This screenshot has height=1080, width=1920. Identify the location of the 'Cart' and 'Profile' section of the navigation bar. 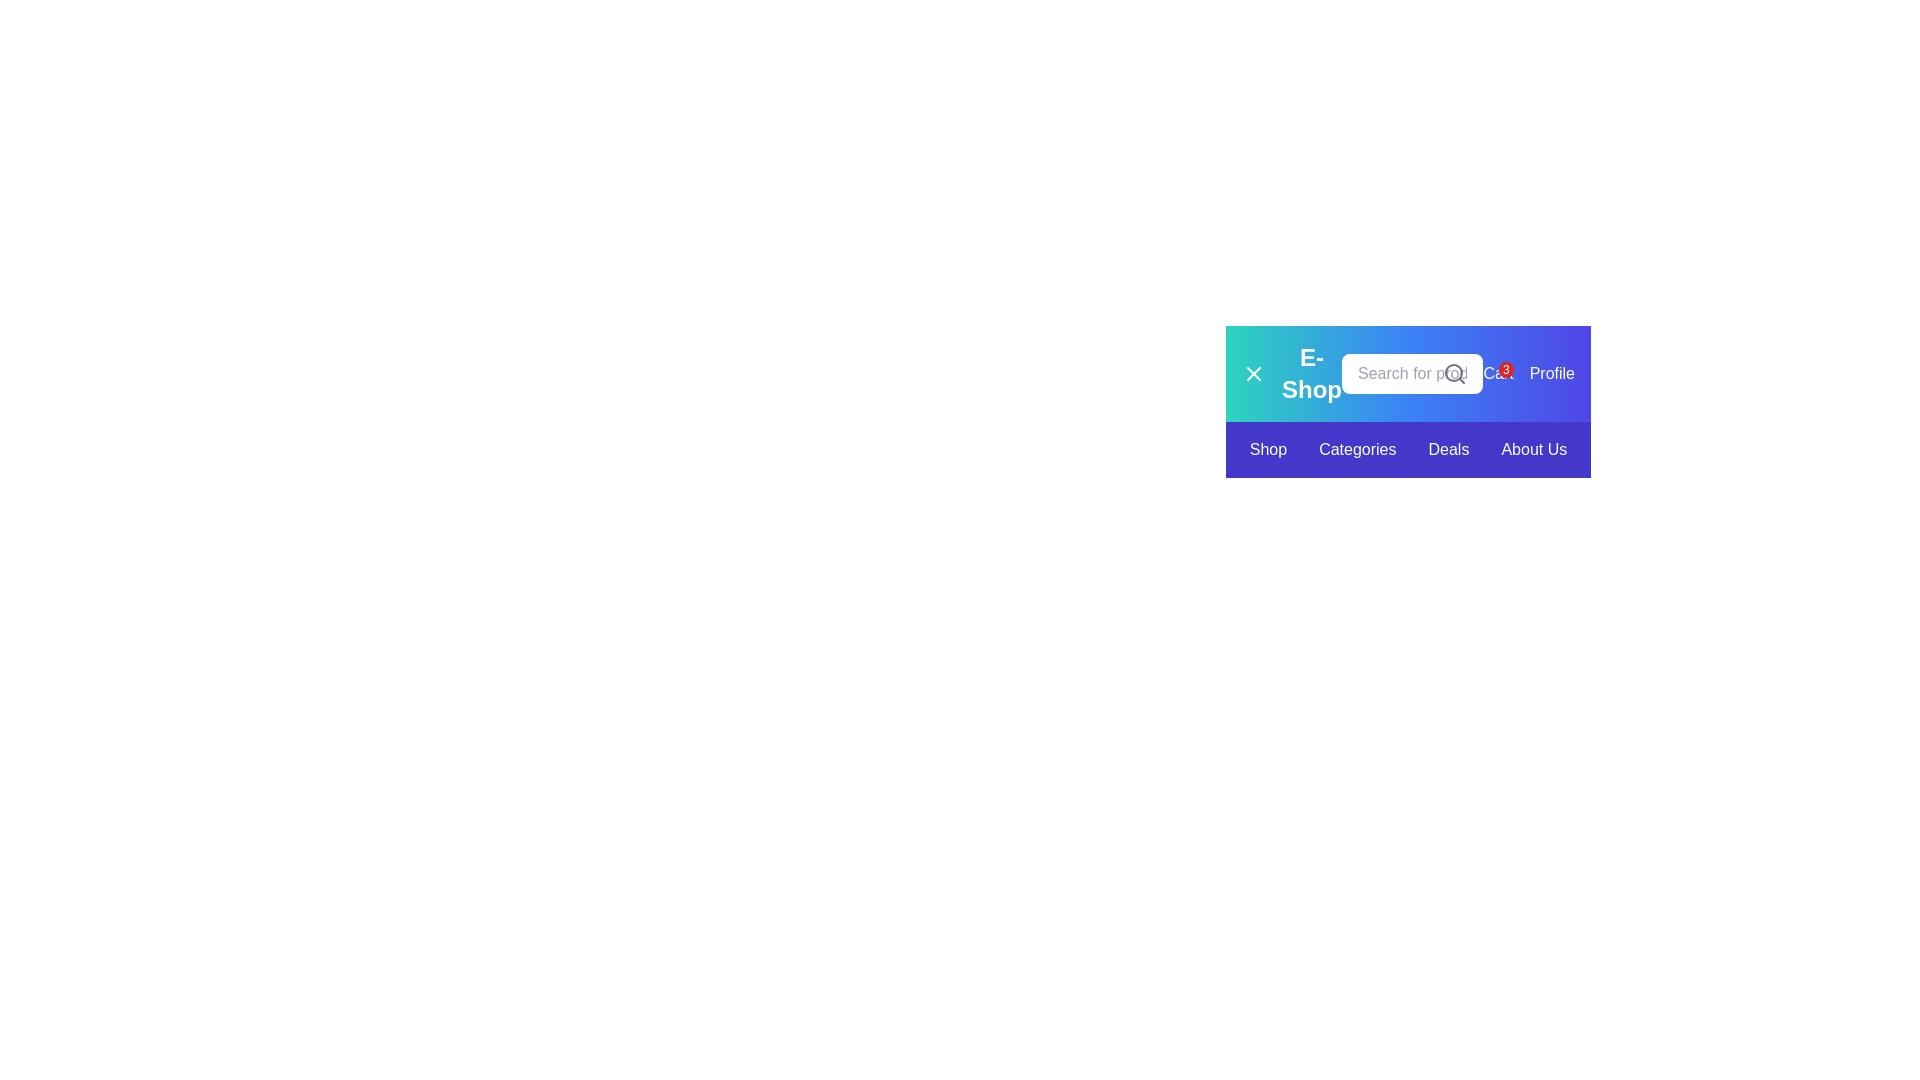
(1528, 374).